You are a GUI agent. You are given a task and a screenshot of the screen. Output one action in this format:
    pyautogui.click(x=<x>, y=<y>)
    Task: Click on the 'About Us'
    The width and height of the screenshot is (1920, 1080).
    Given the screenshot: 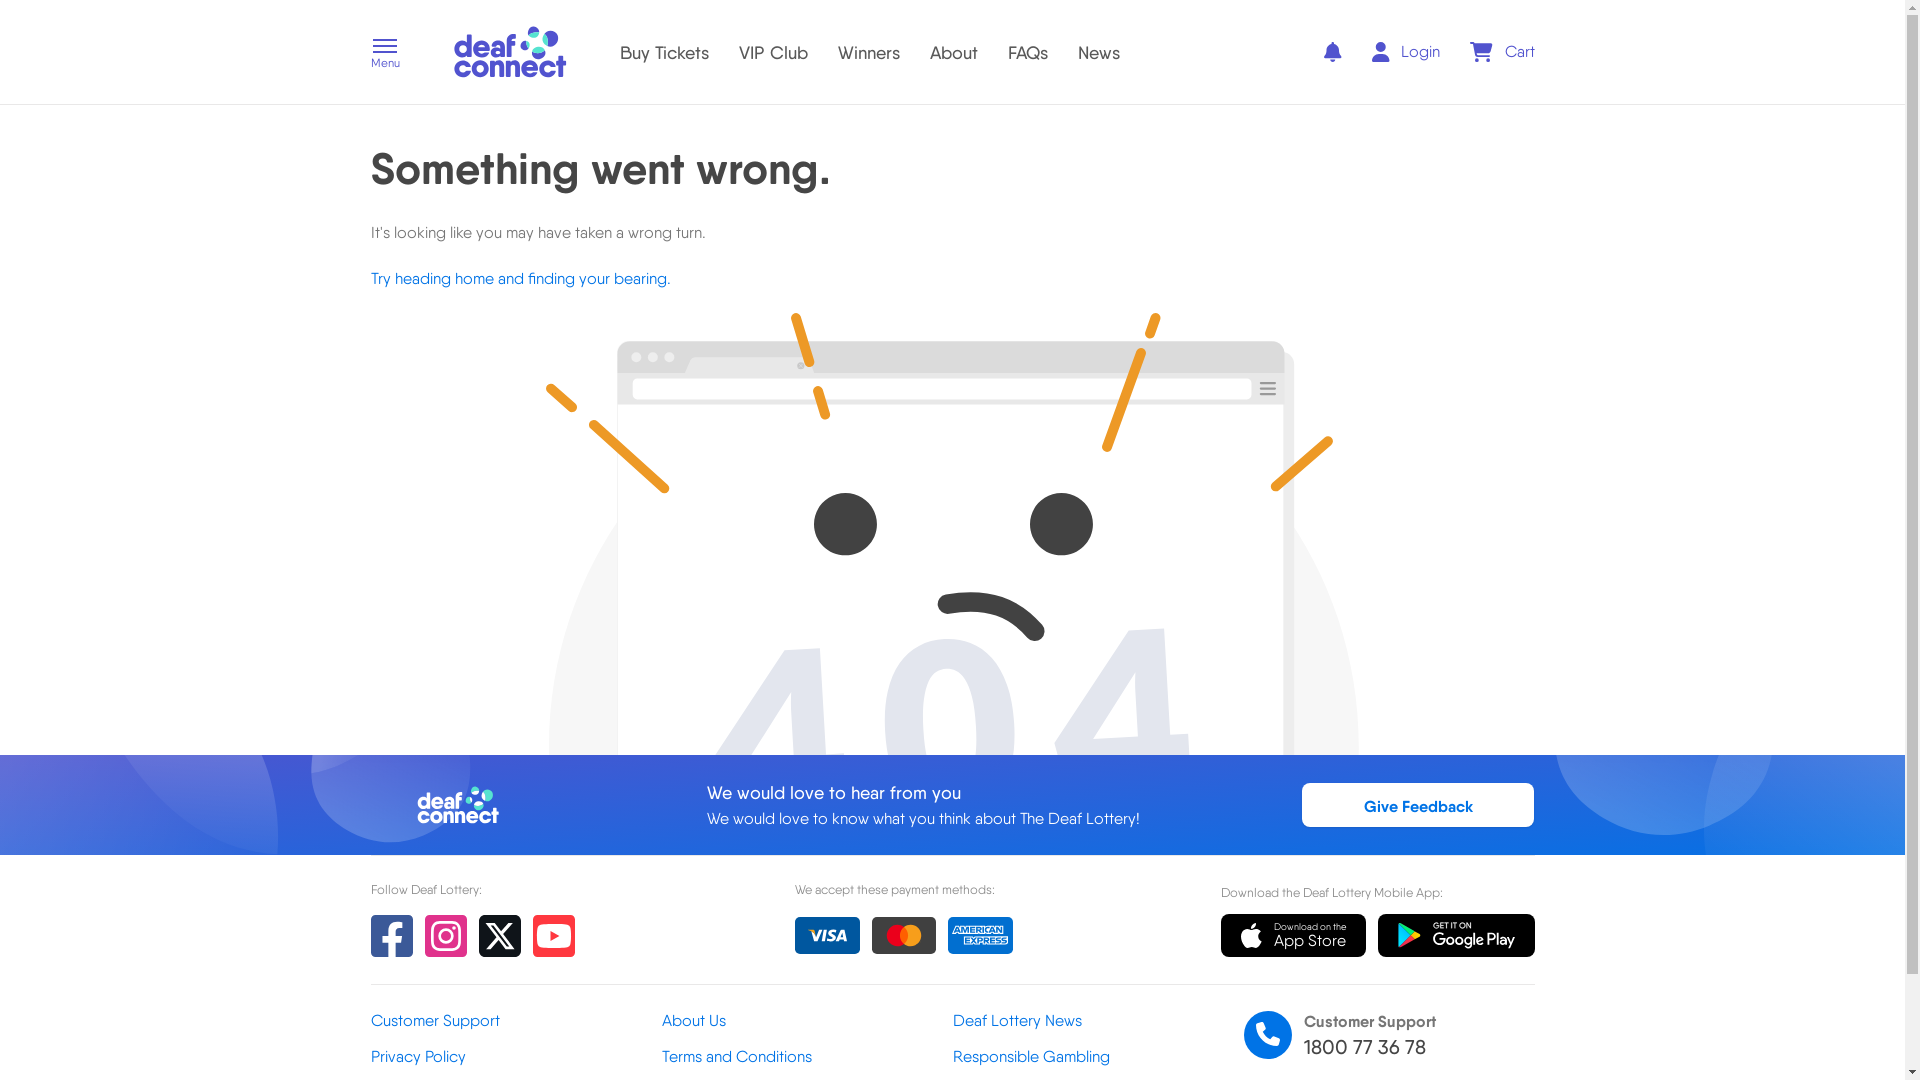 What is the action you would take?
    pyautogui.click(x=807, y=1021)
    